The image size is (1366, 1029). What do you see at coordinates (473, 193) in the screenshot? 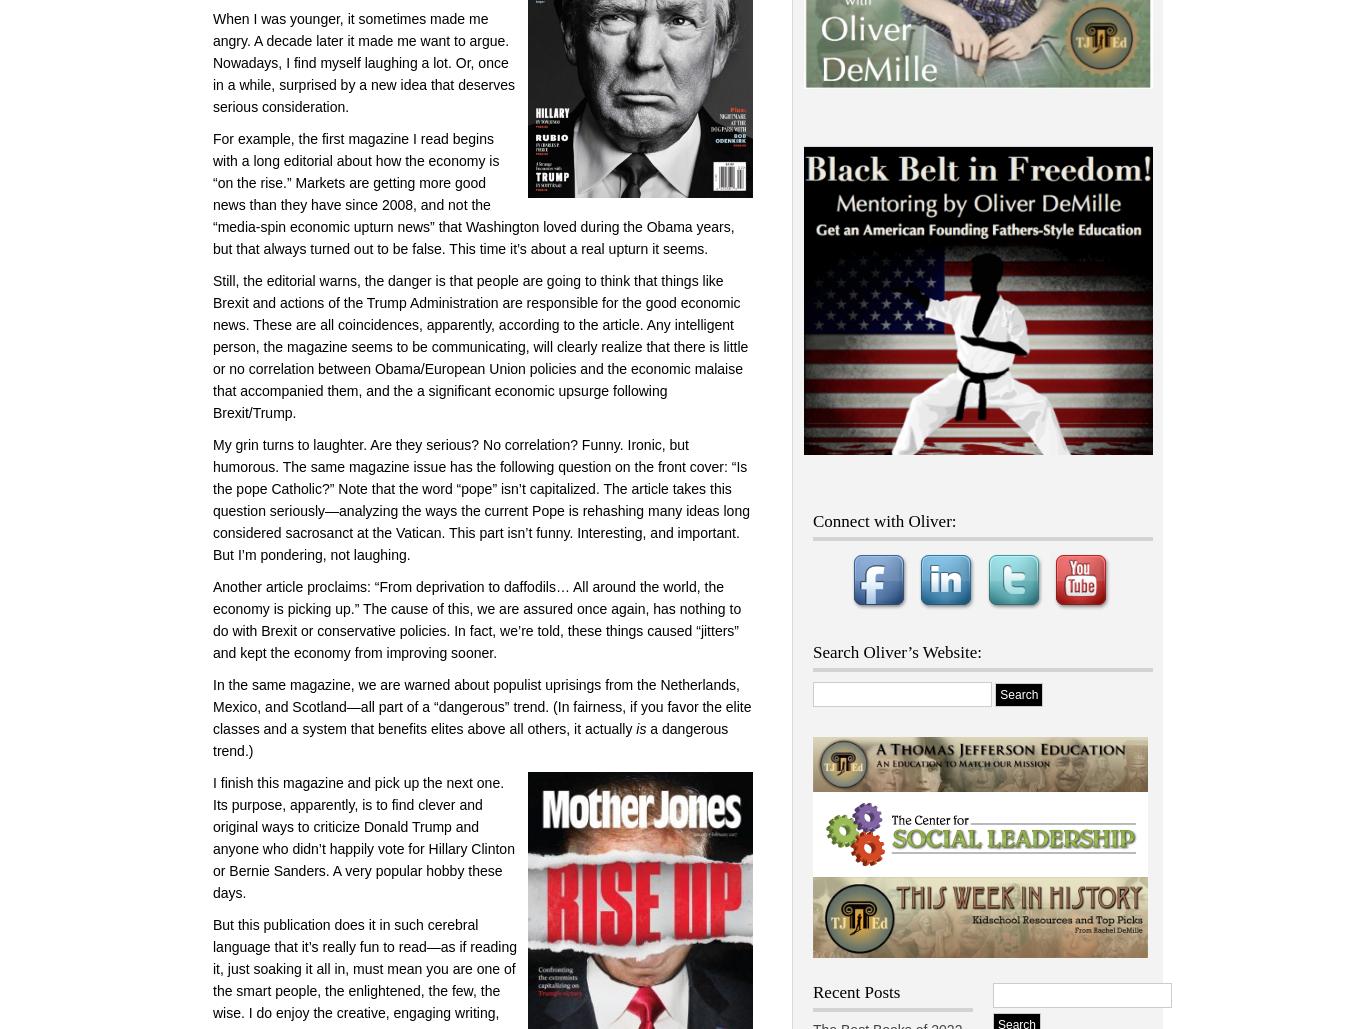
I see `'For example, the first magazine I read begins with a long editorial about how the economy is “on the rise.” Markets are getting more good news than they have since 2008, and not the “media-spin economic upturn news” that Washington loved during the Obama years, but that always turned out to be false. This time it’s about a real upturn it seems.'` at bounding box center [473, 193].